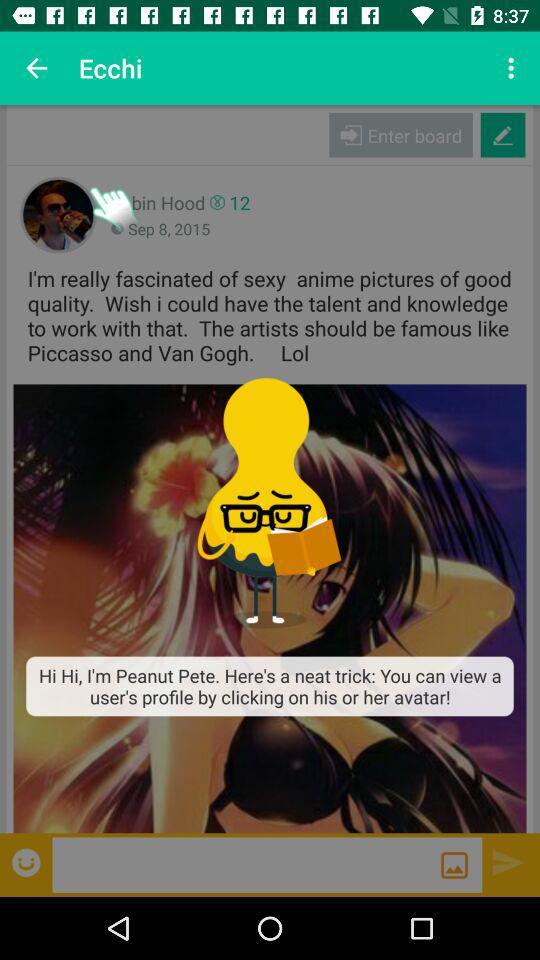  What do you see at coordinates (454, 864) in the screenshot?
I see `send the message` at bounding box center [454, 864].